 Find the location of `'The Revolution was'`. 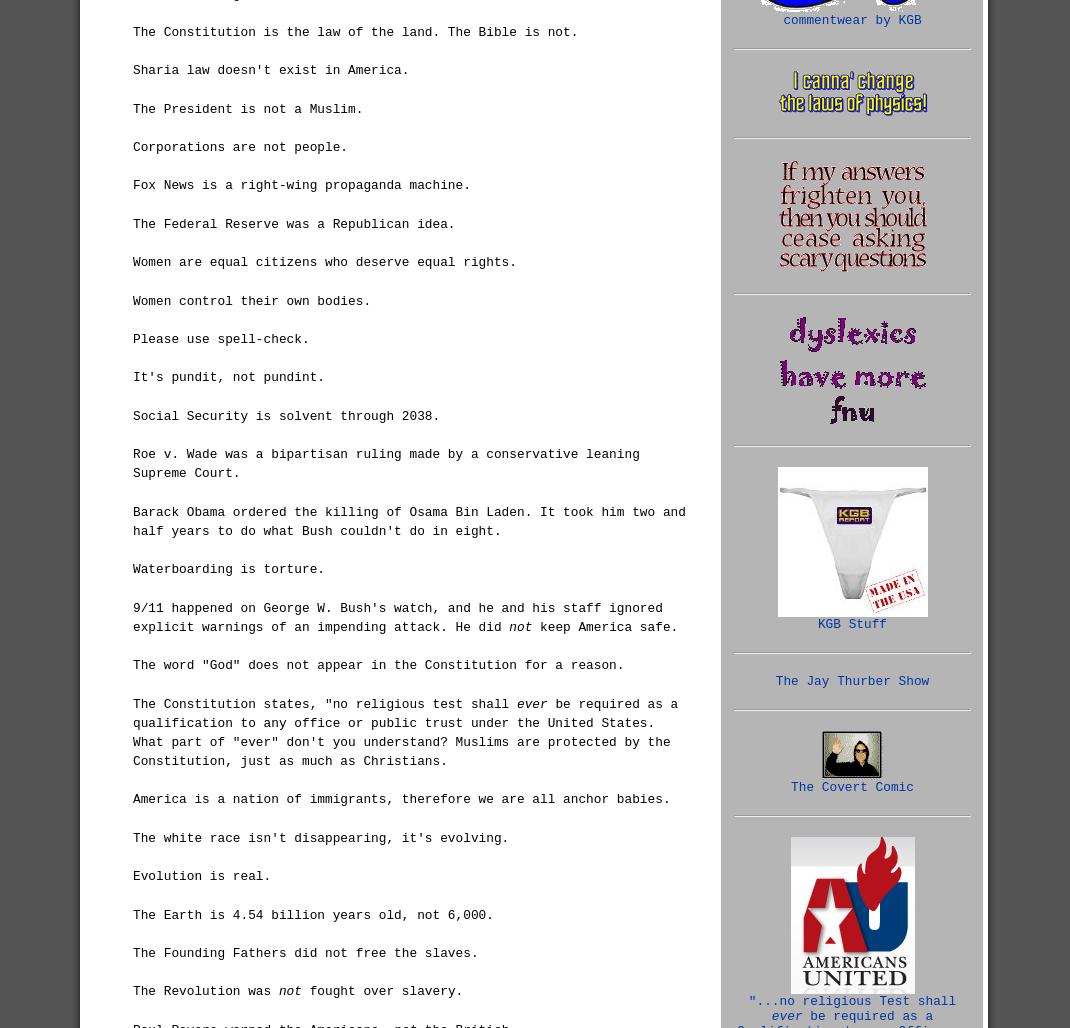

'The Revolution was' is located at coordinates (204, 990).